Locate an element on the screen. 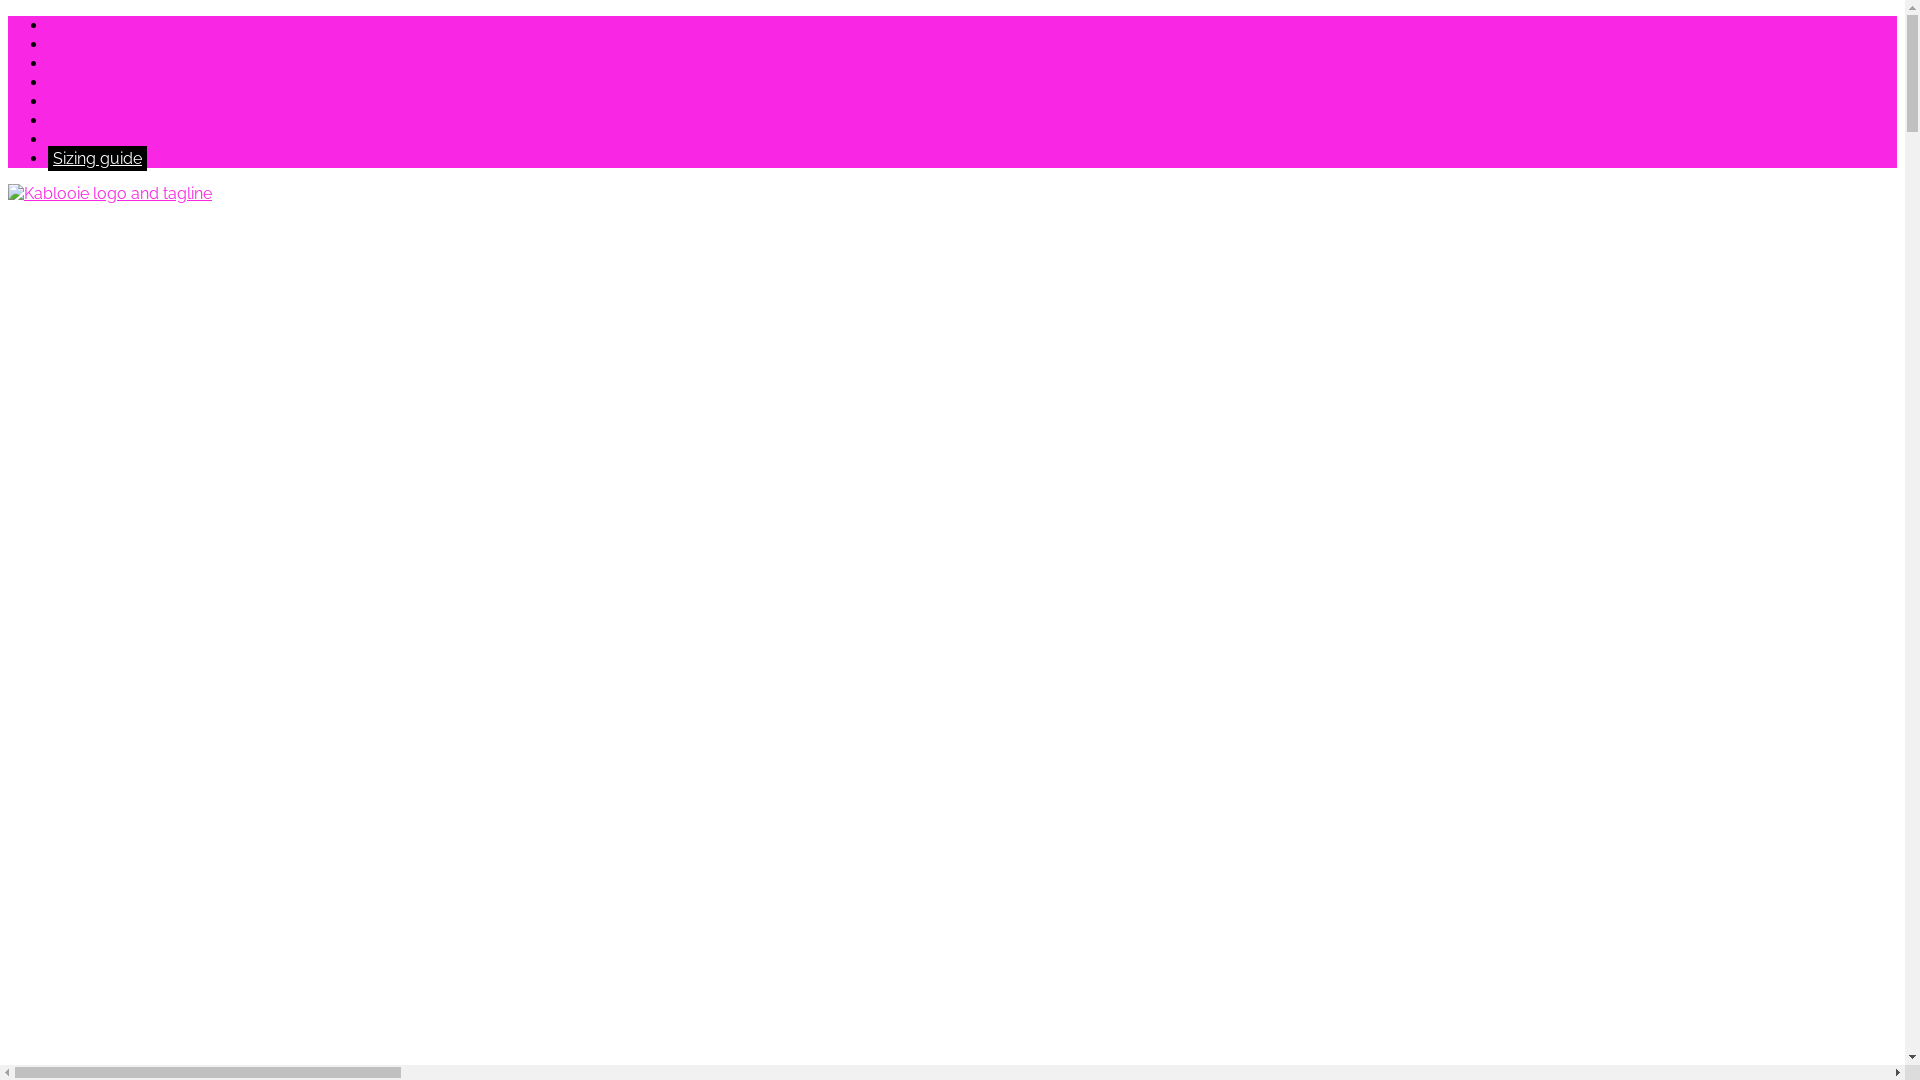 This screenshot has height=1080, width=1920. 'Home' is located at coordinates (71, 25).